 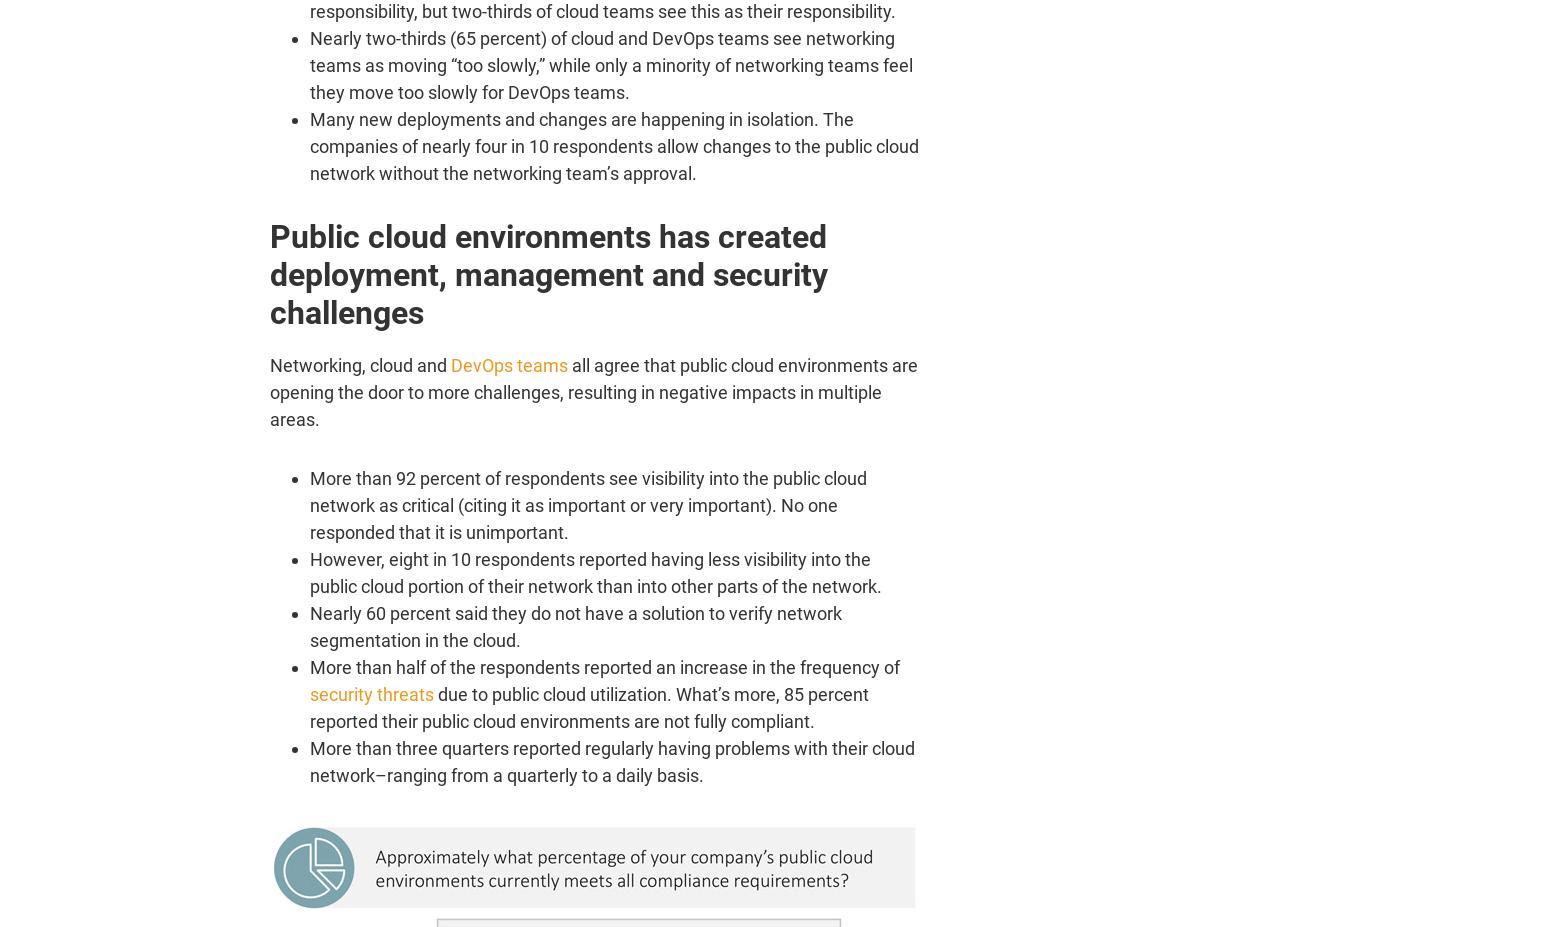 I want to click on 'security threats', so click(x=371, y=693).